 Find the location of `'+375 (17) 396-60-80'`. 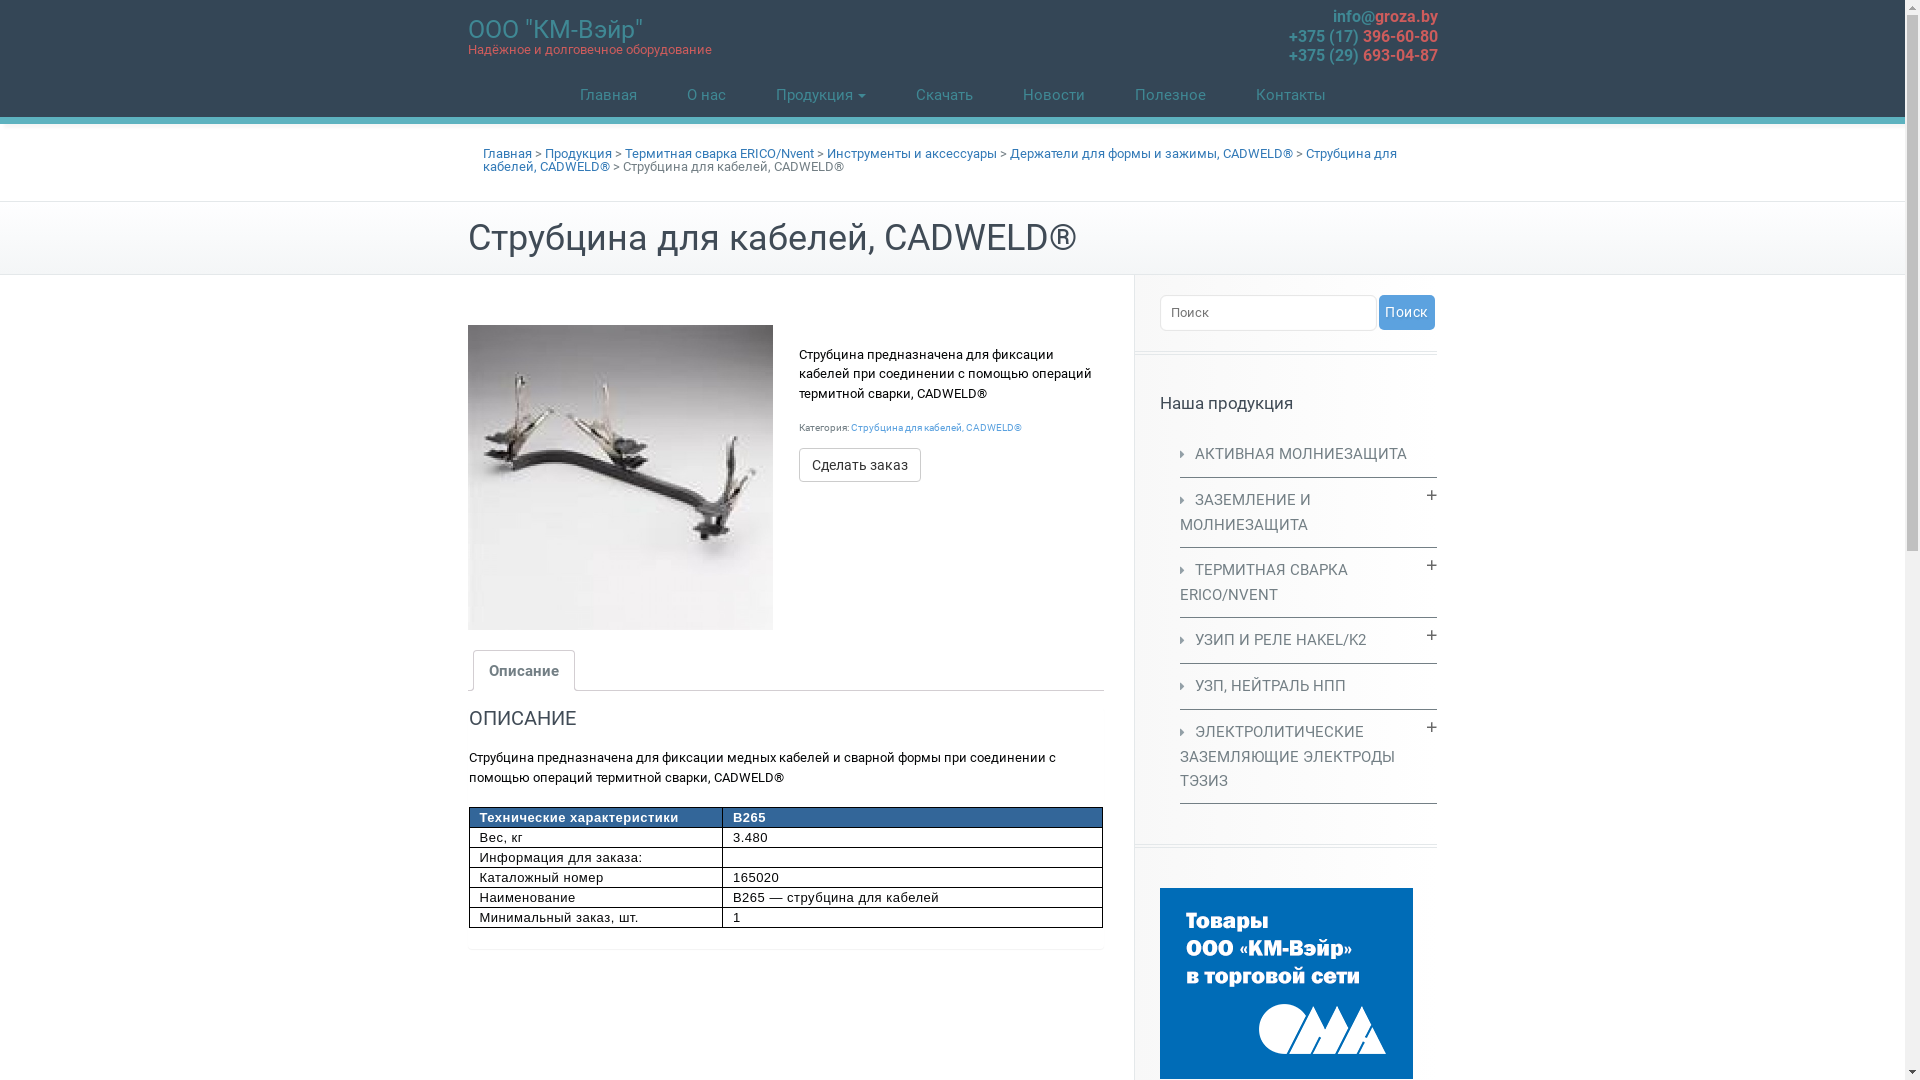

'+375 (17) 396-60-80' is located at coordinates (1287, 35).